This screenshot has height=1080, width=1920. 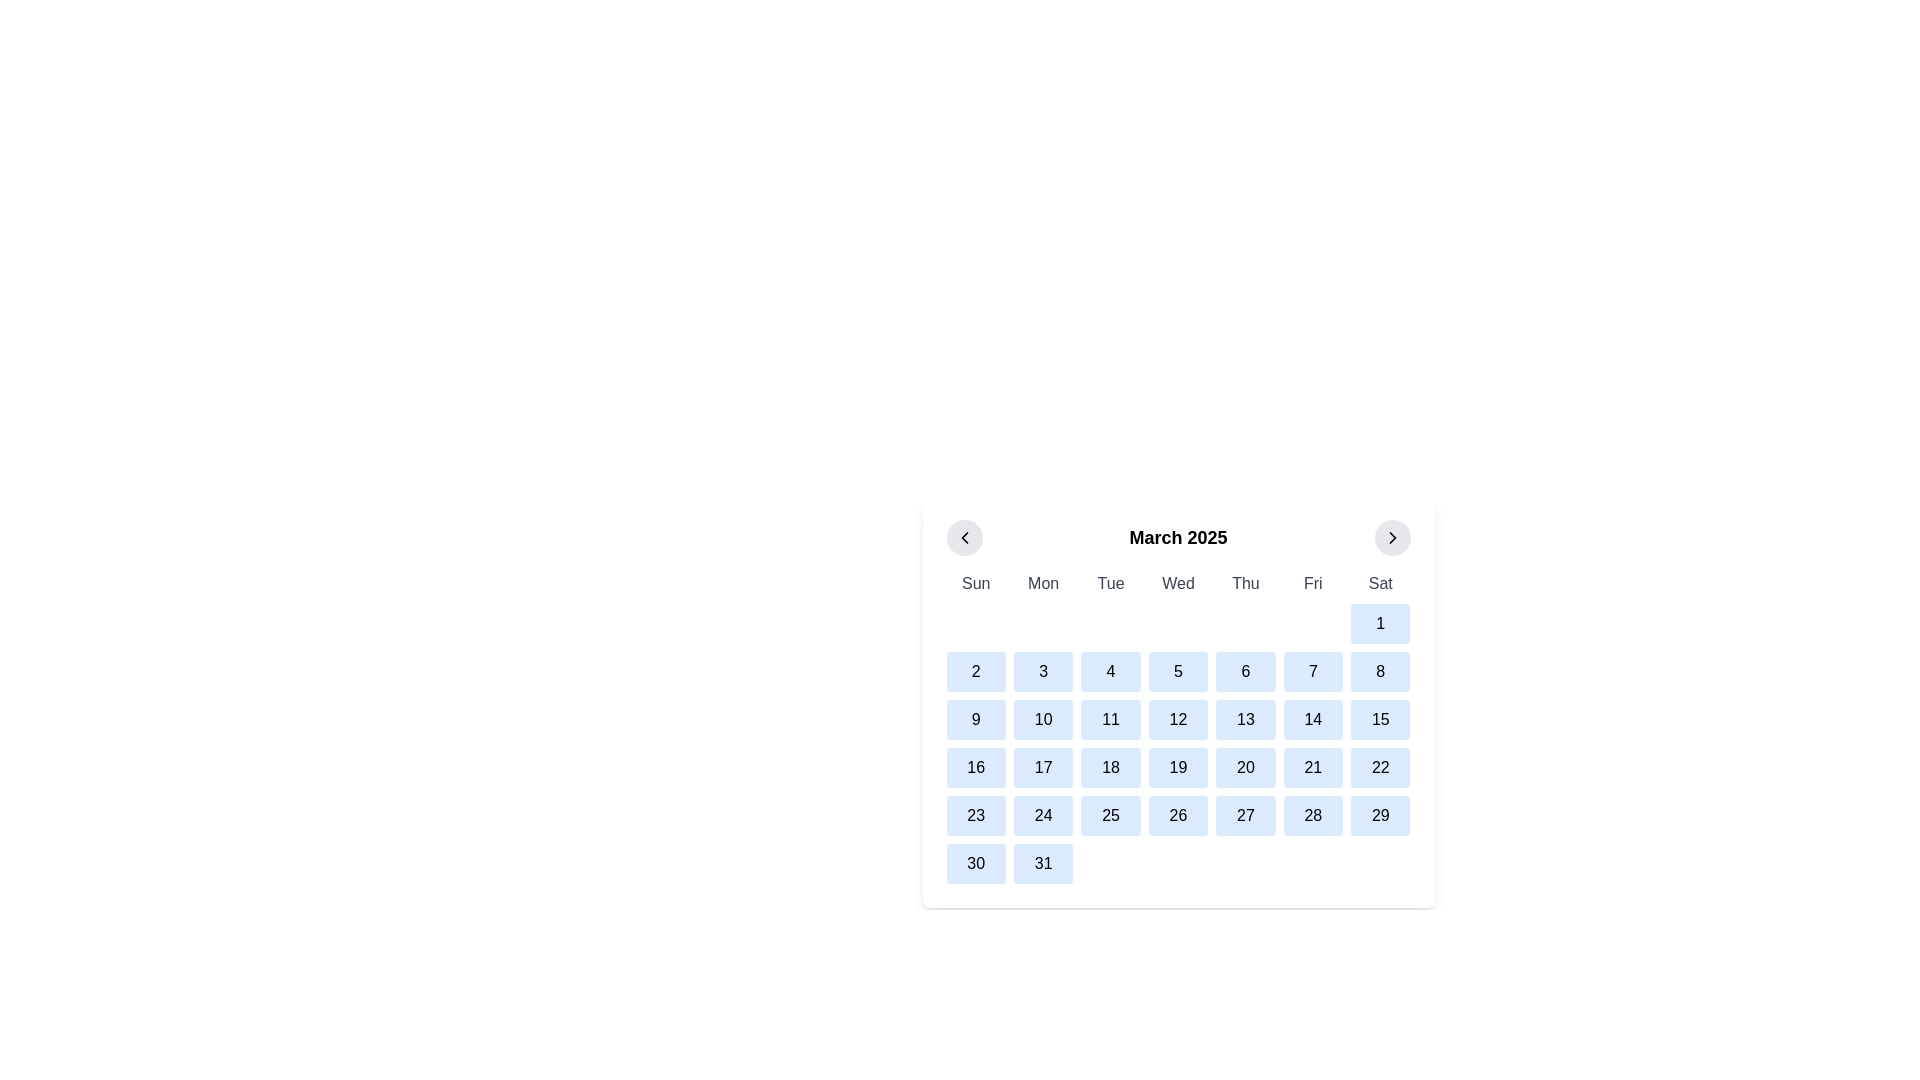 What do you see at coordinates (1244, 583) in the screenshot?
I see `the text label displaying 'Thu', which is the fifth item in the header row of a calendar interface` at bounding box center [1244, 583].